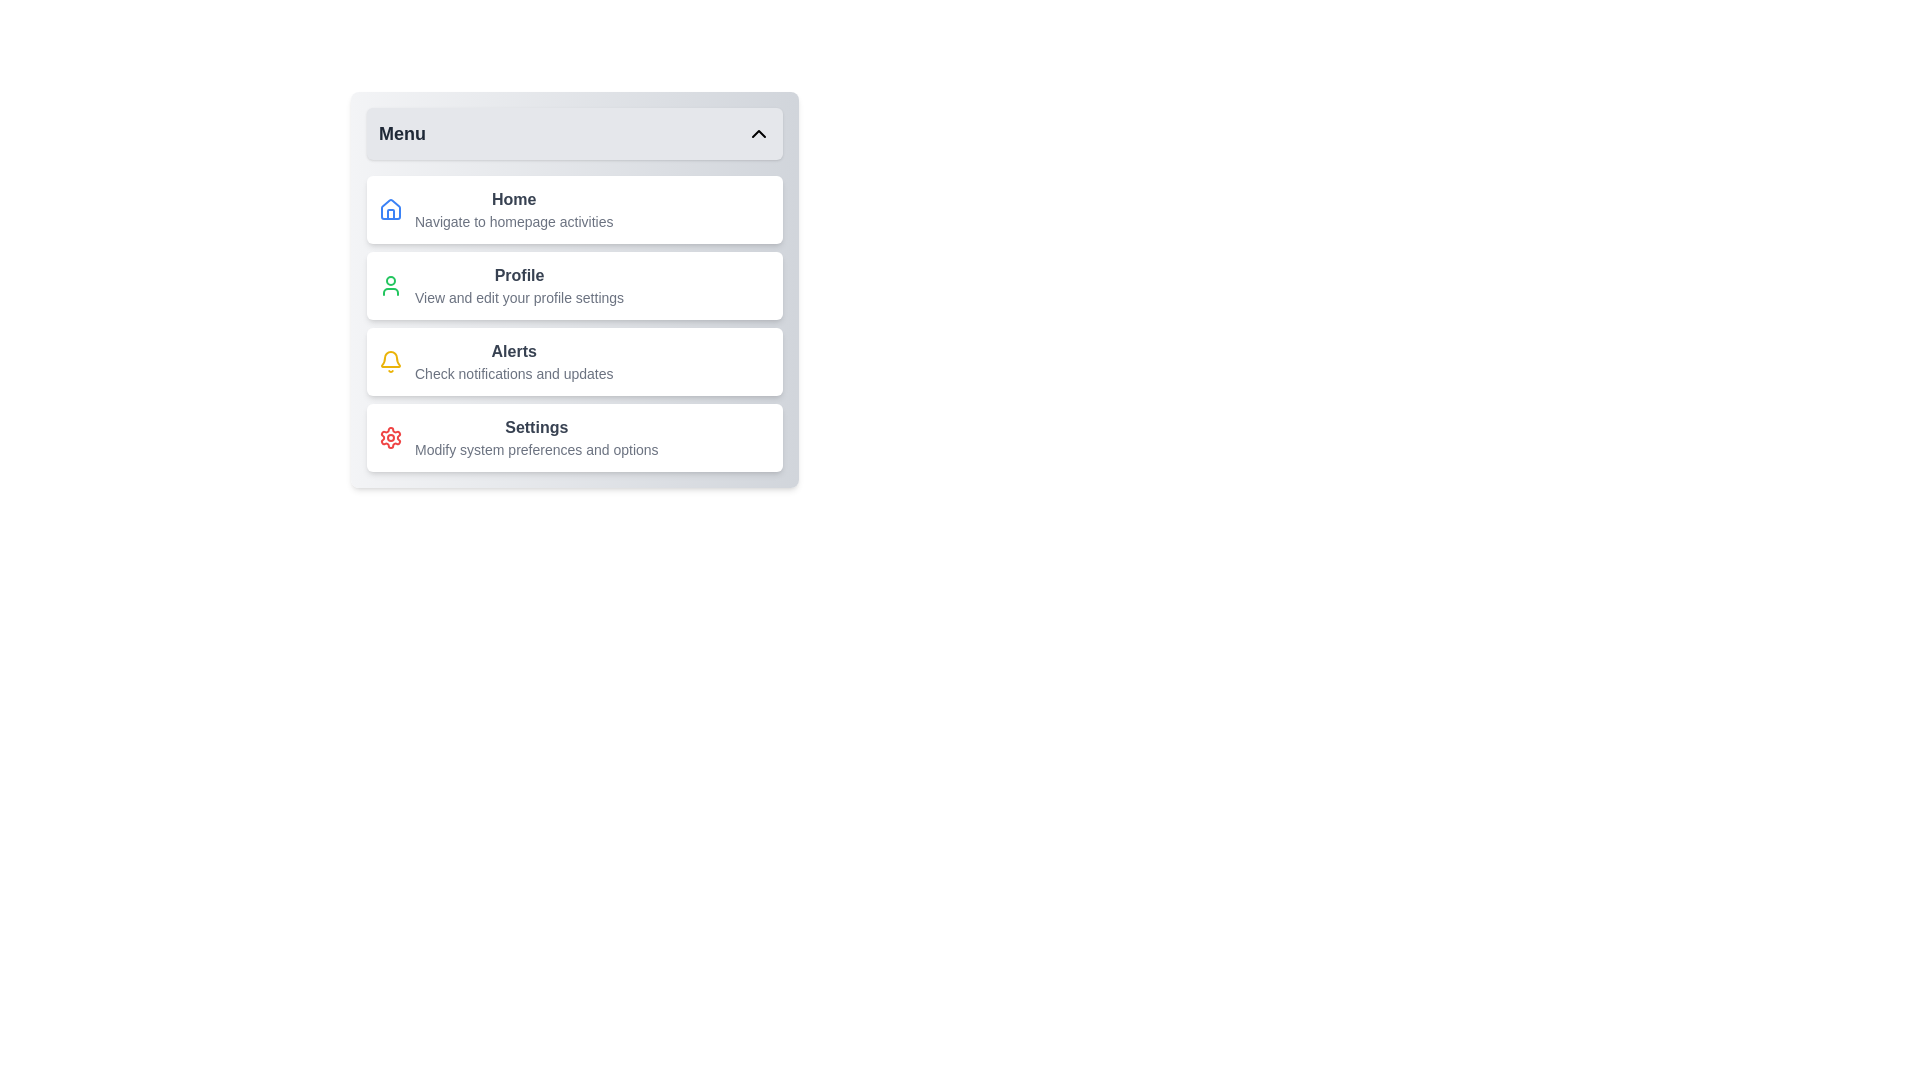  What do you see at coordinates (574, 362) in the screenshot?
I see `the menu item labeled Alerts` at bounding box center [574, 362].